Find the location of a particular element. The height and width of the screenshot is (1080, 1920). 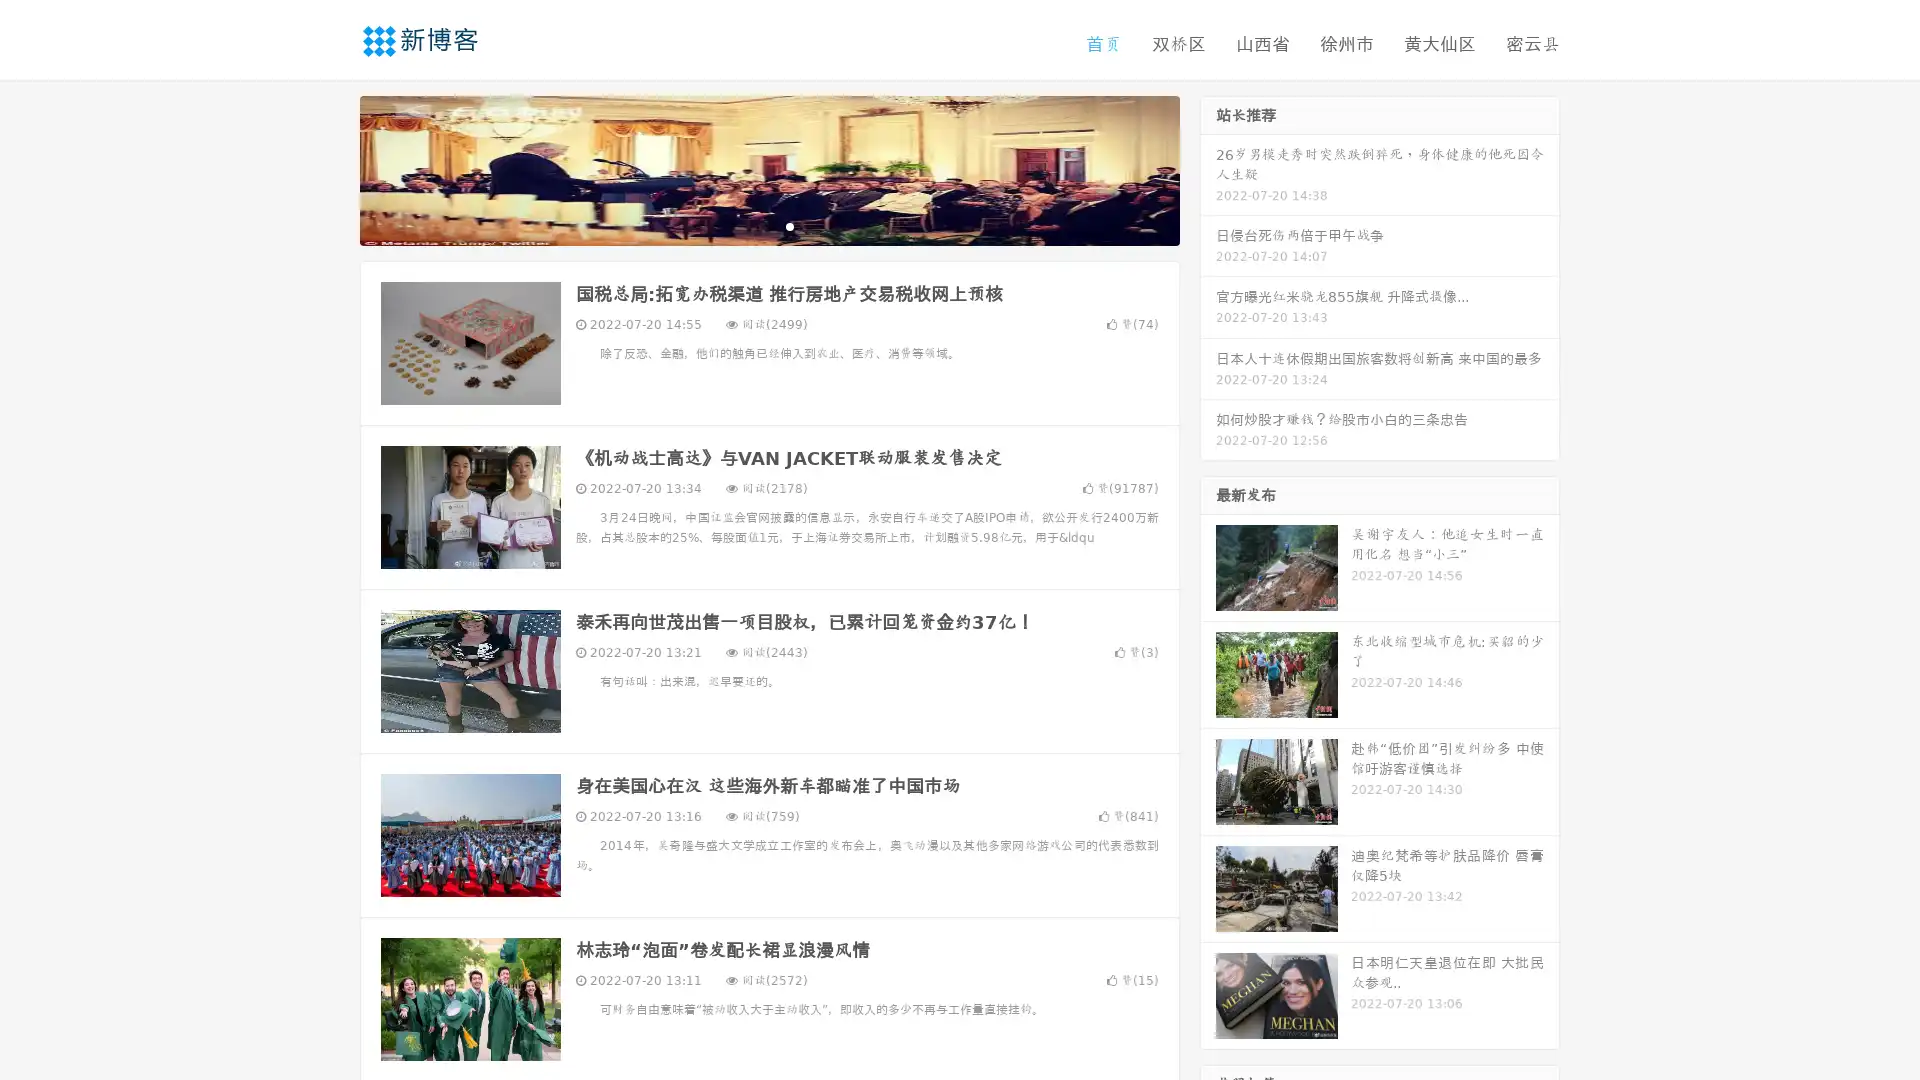

Go to slide 1 is located at coordinates (748, 225).